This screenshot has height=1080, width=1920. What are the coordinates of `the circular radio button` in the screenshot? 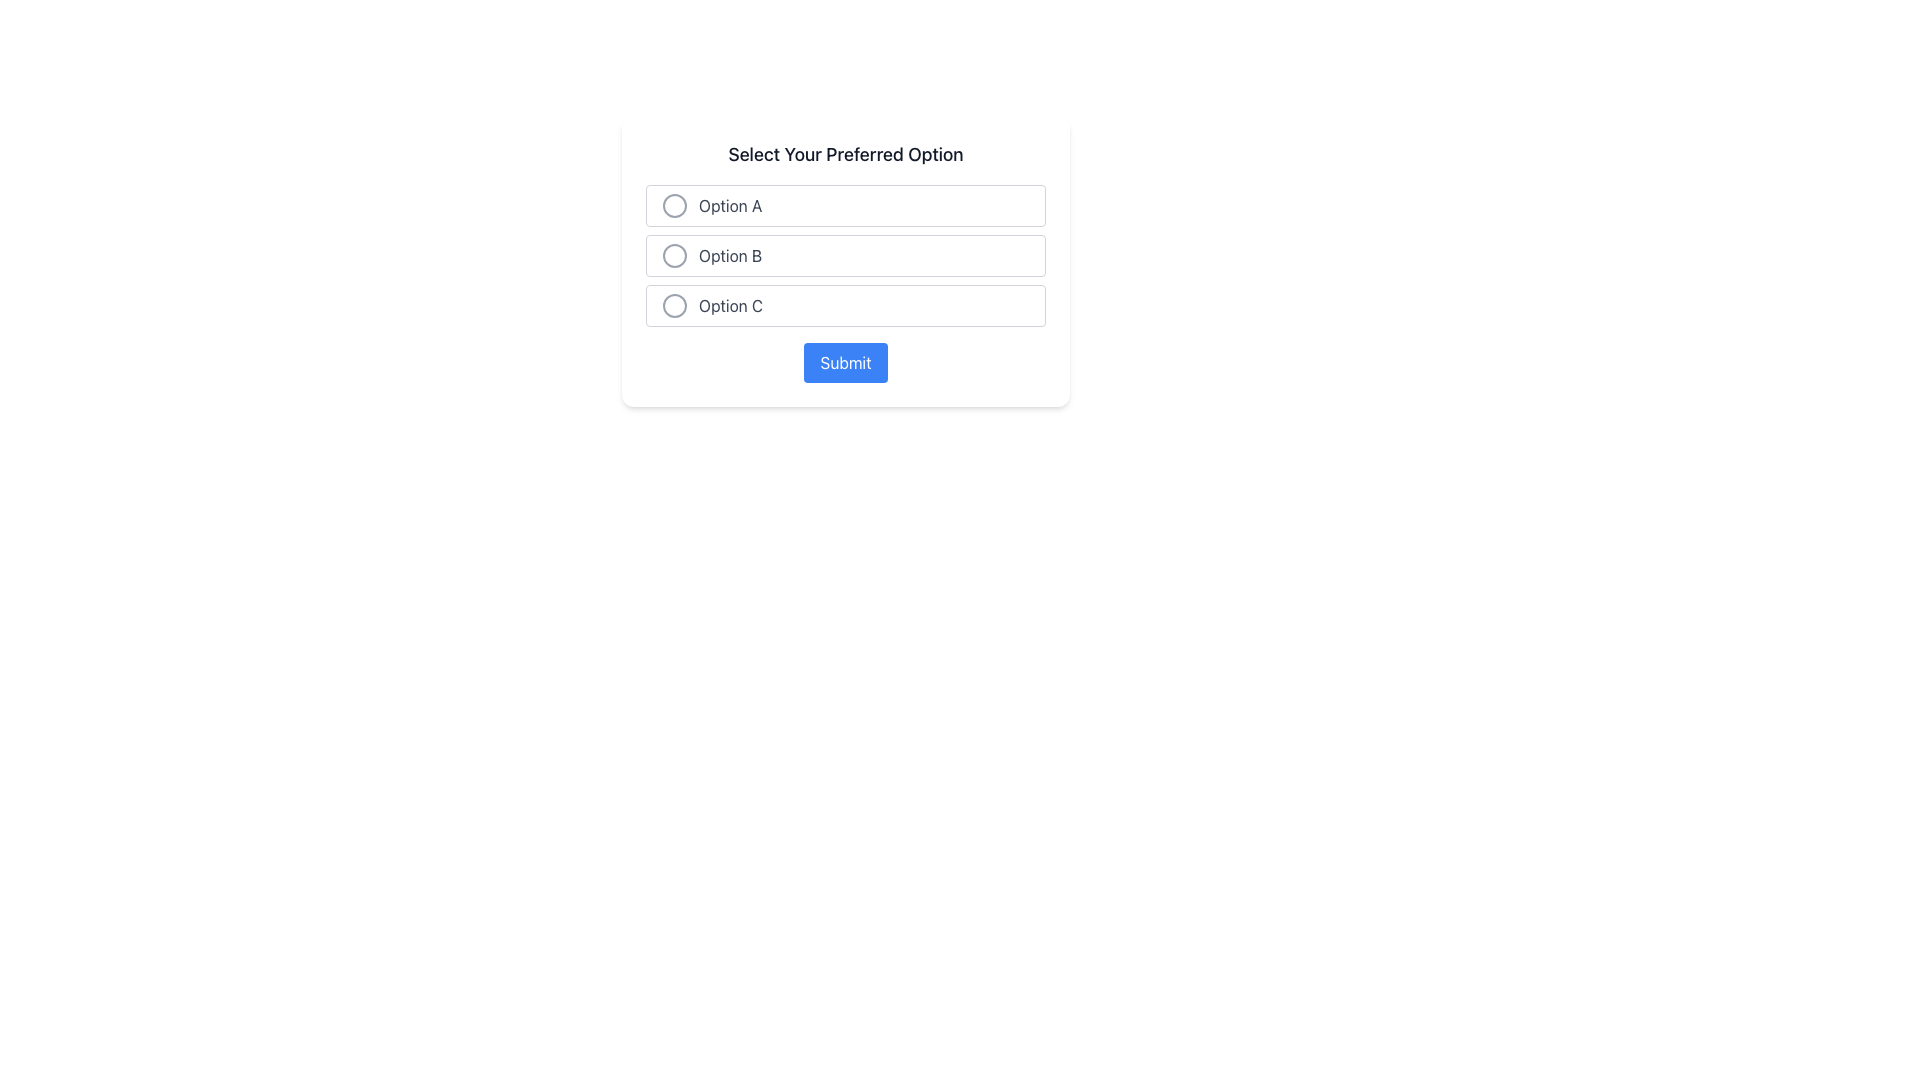 It's located at (675, 254).